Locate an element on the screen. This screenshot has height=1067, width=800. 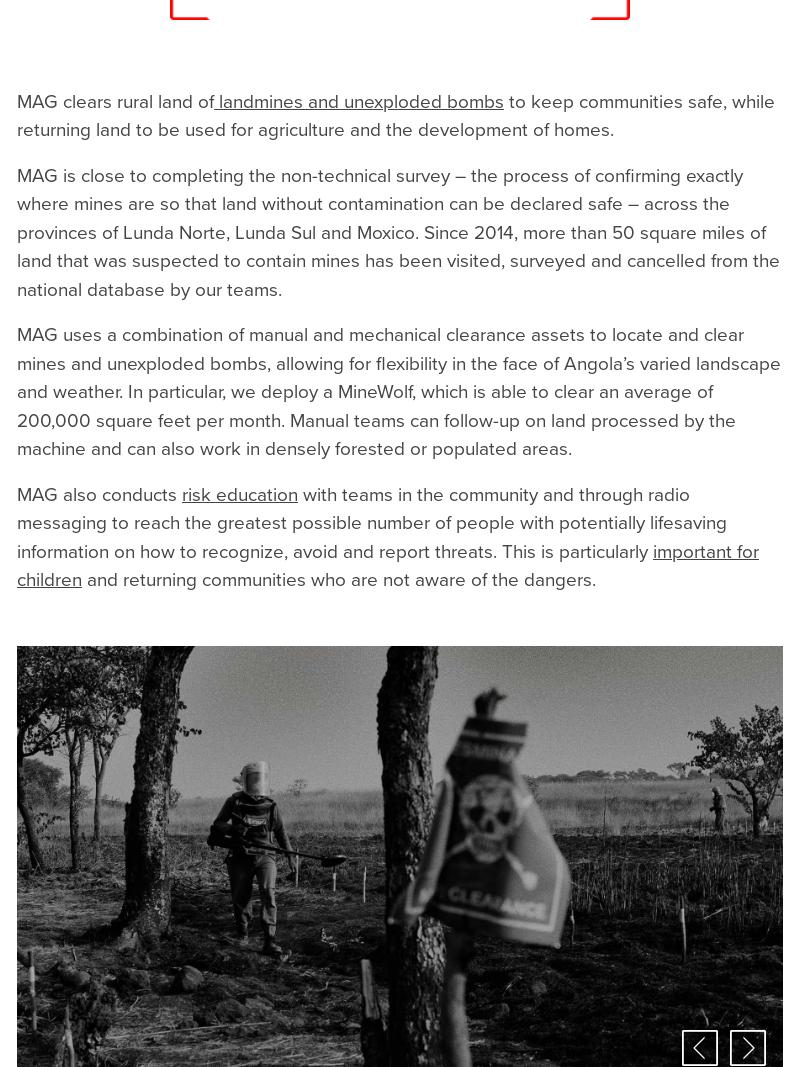
'important for children' is located at coordinates (387, 565).